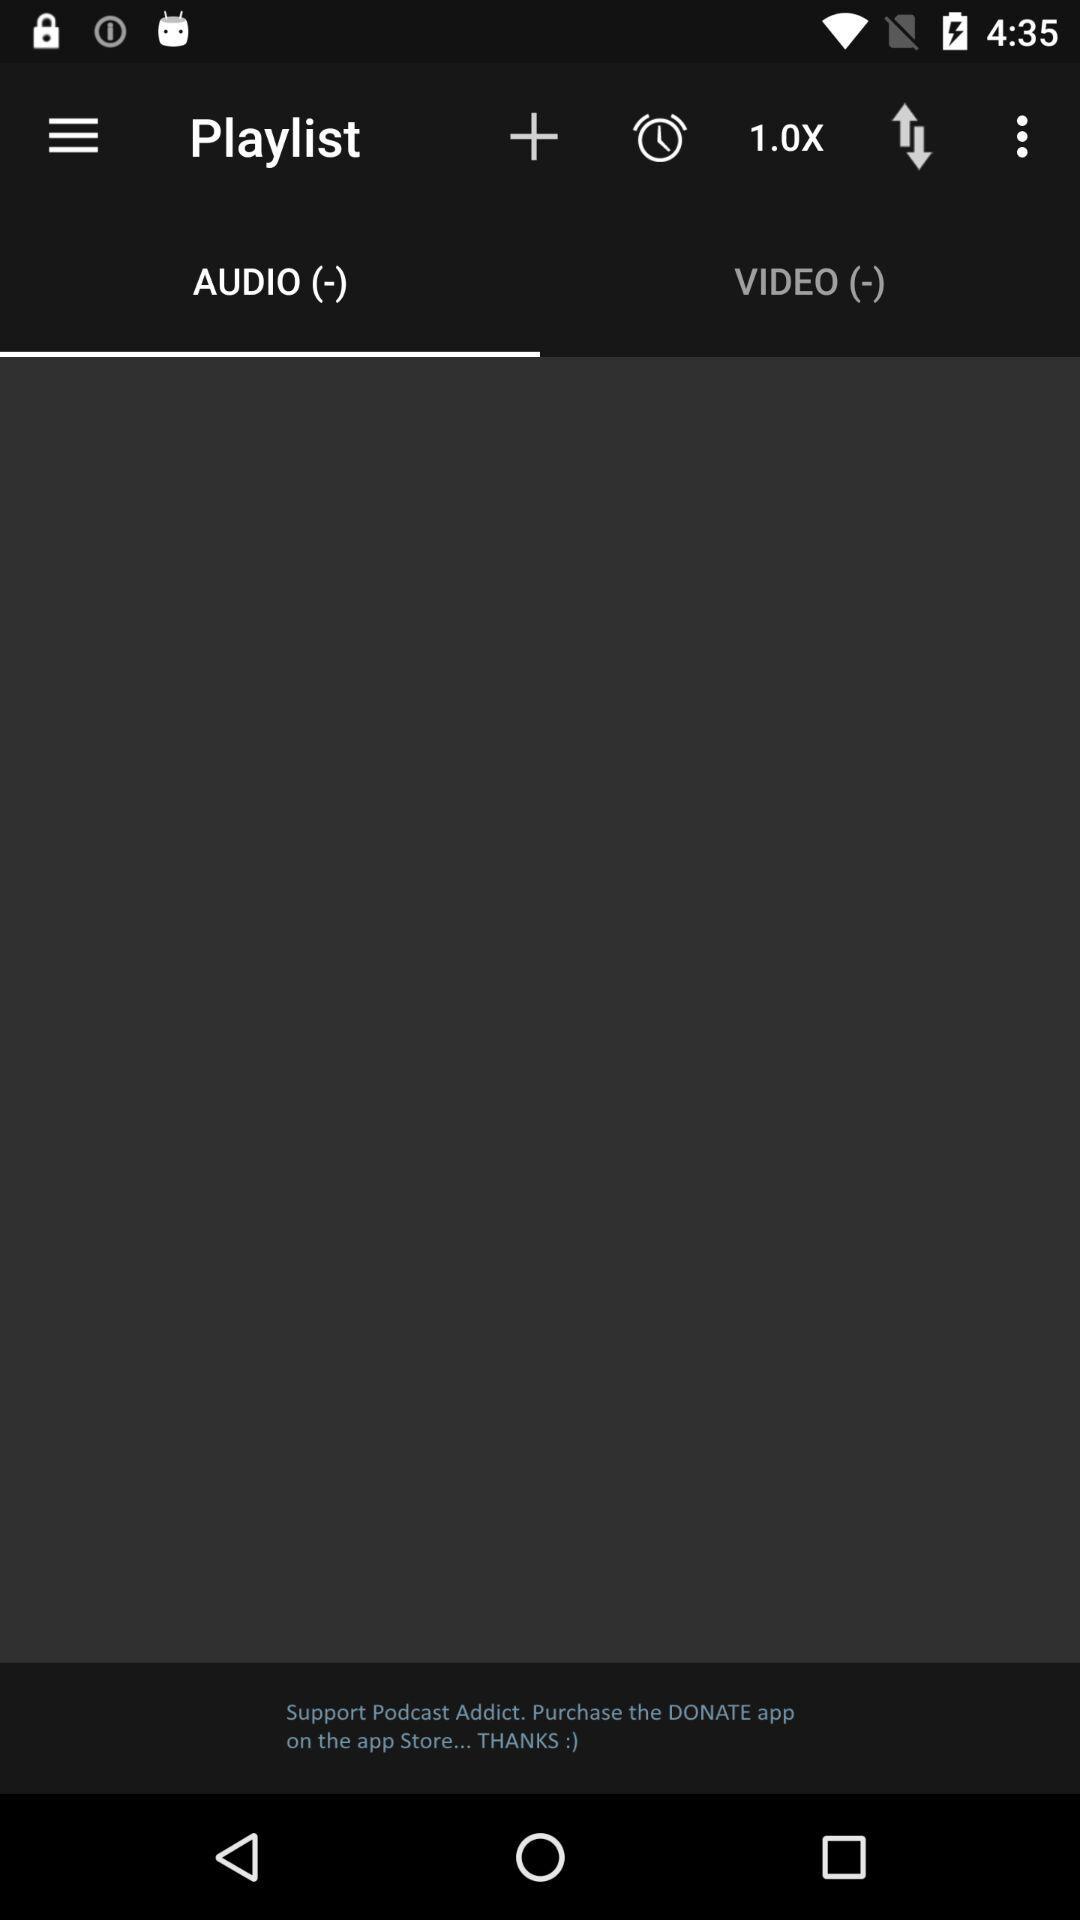 This screenshot has width=1080, height=1920. I want to click on the item next to audio (-) icon, so click(810, 279).